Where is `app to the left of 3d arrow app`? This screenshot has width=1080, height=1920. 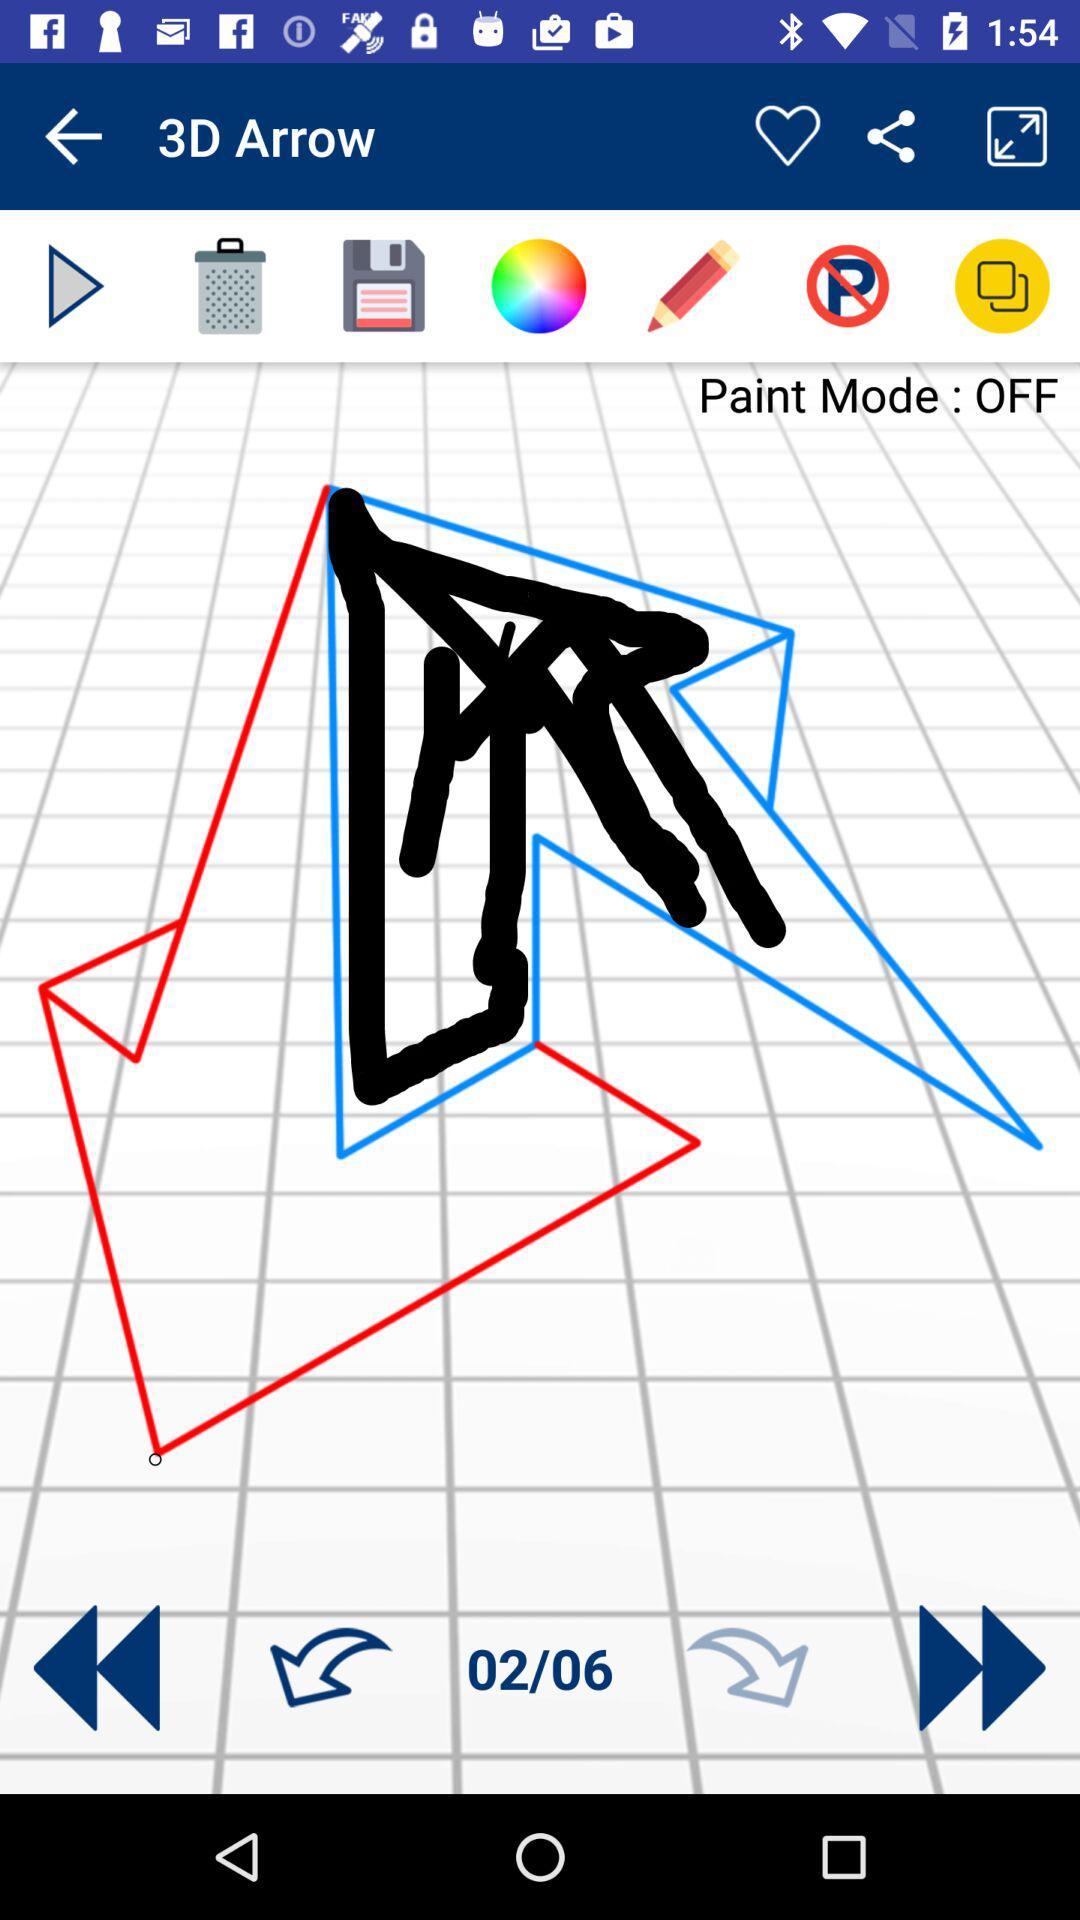 app to the left of 3d arrow app is located at coordinates (72, 135).